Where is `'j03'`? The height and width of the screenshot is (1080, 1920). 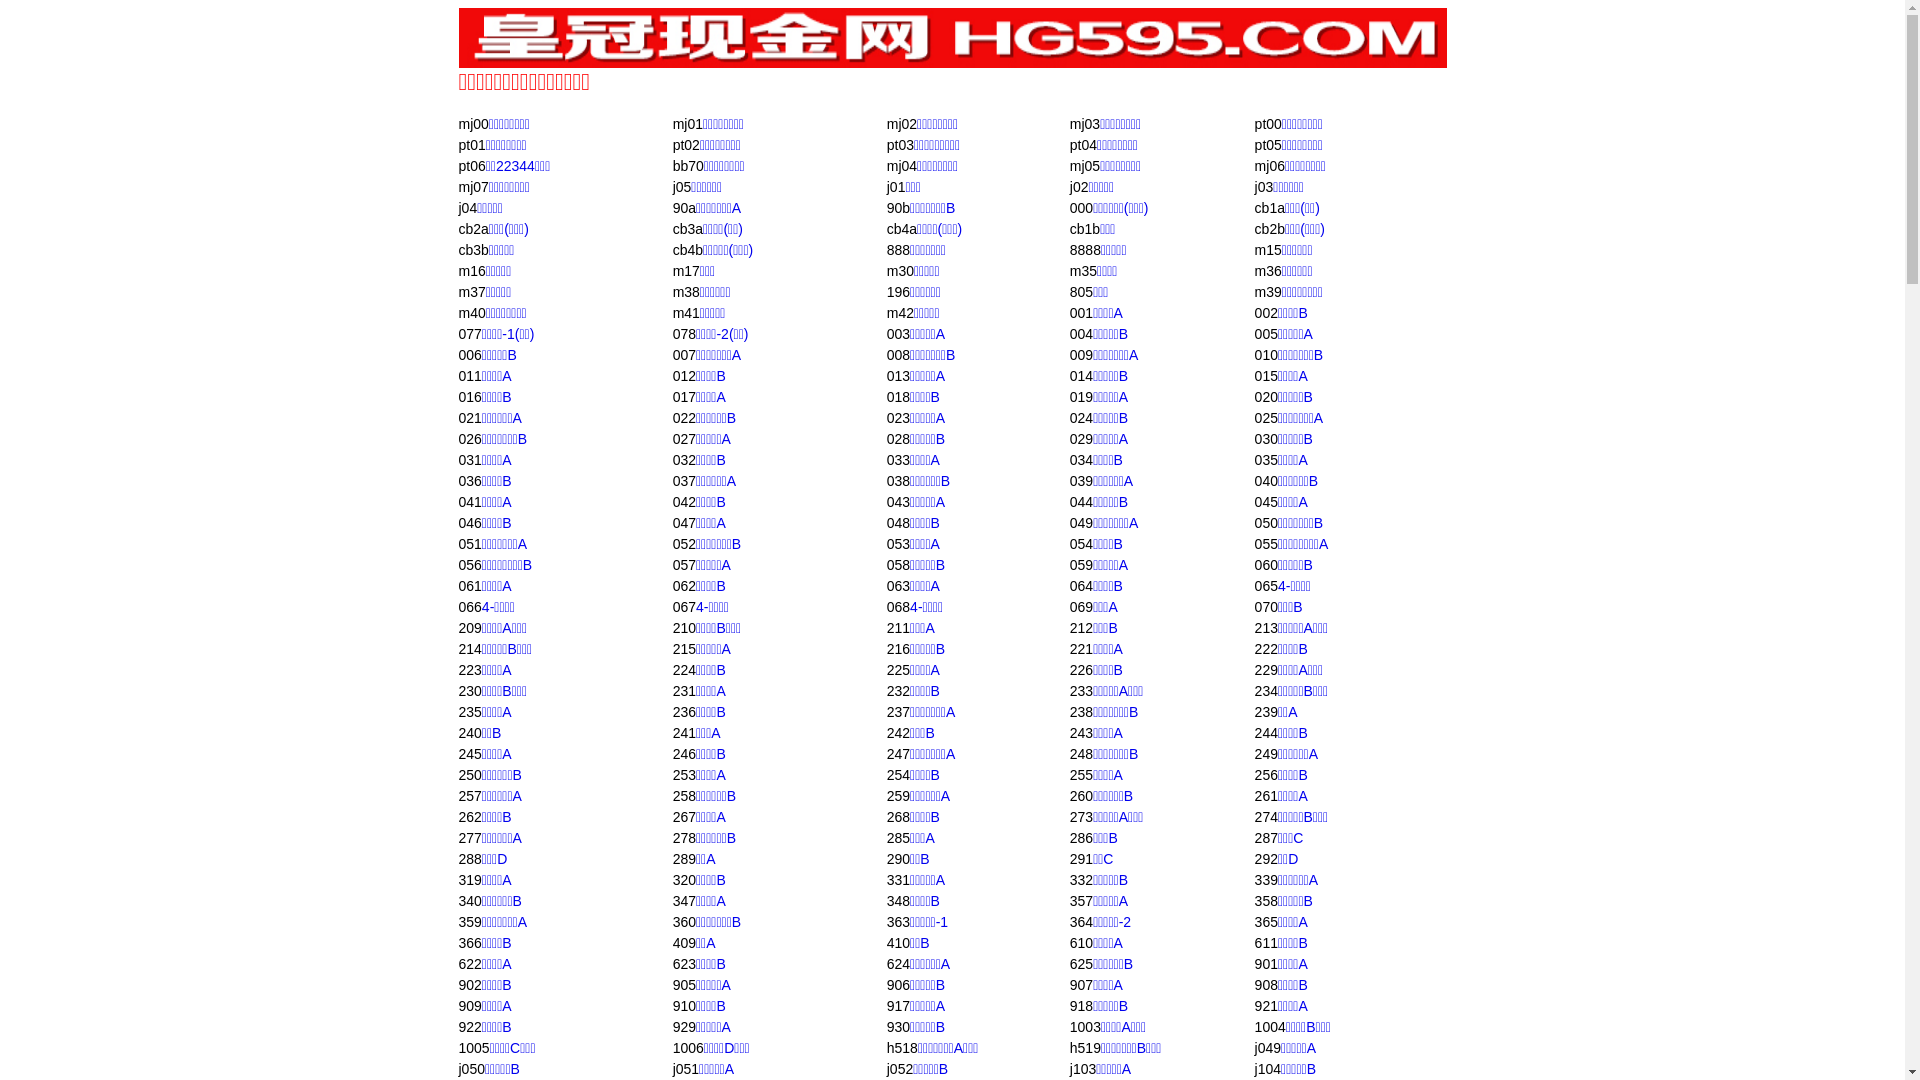 'j03' is located at coordinates (1263, 186).